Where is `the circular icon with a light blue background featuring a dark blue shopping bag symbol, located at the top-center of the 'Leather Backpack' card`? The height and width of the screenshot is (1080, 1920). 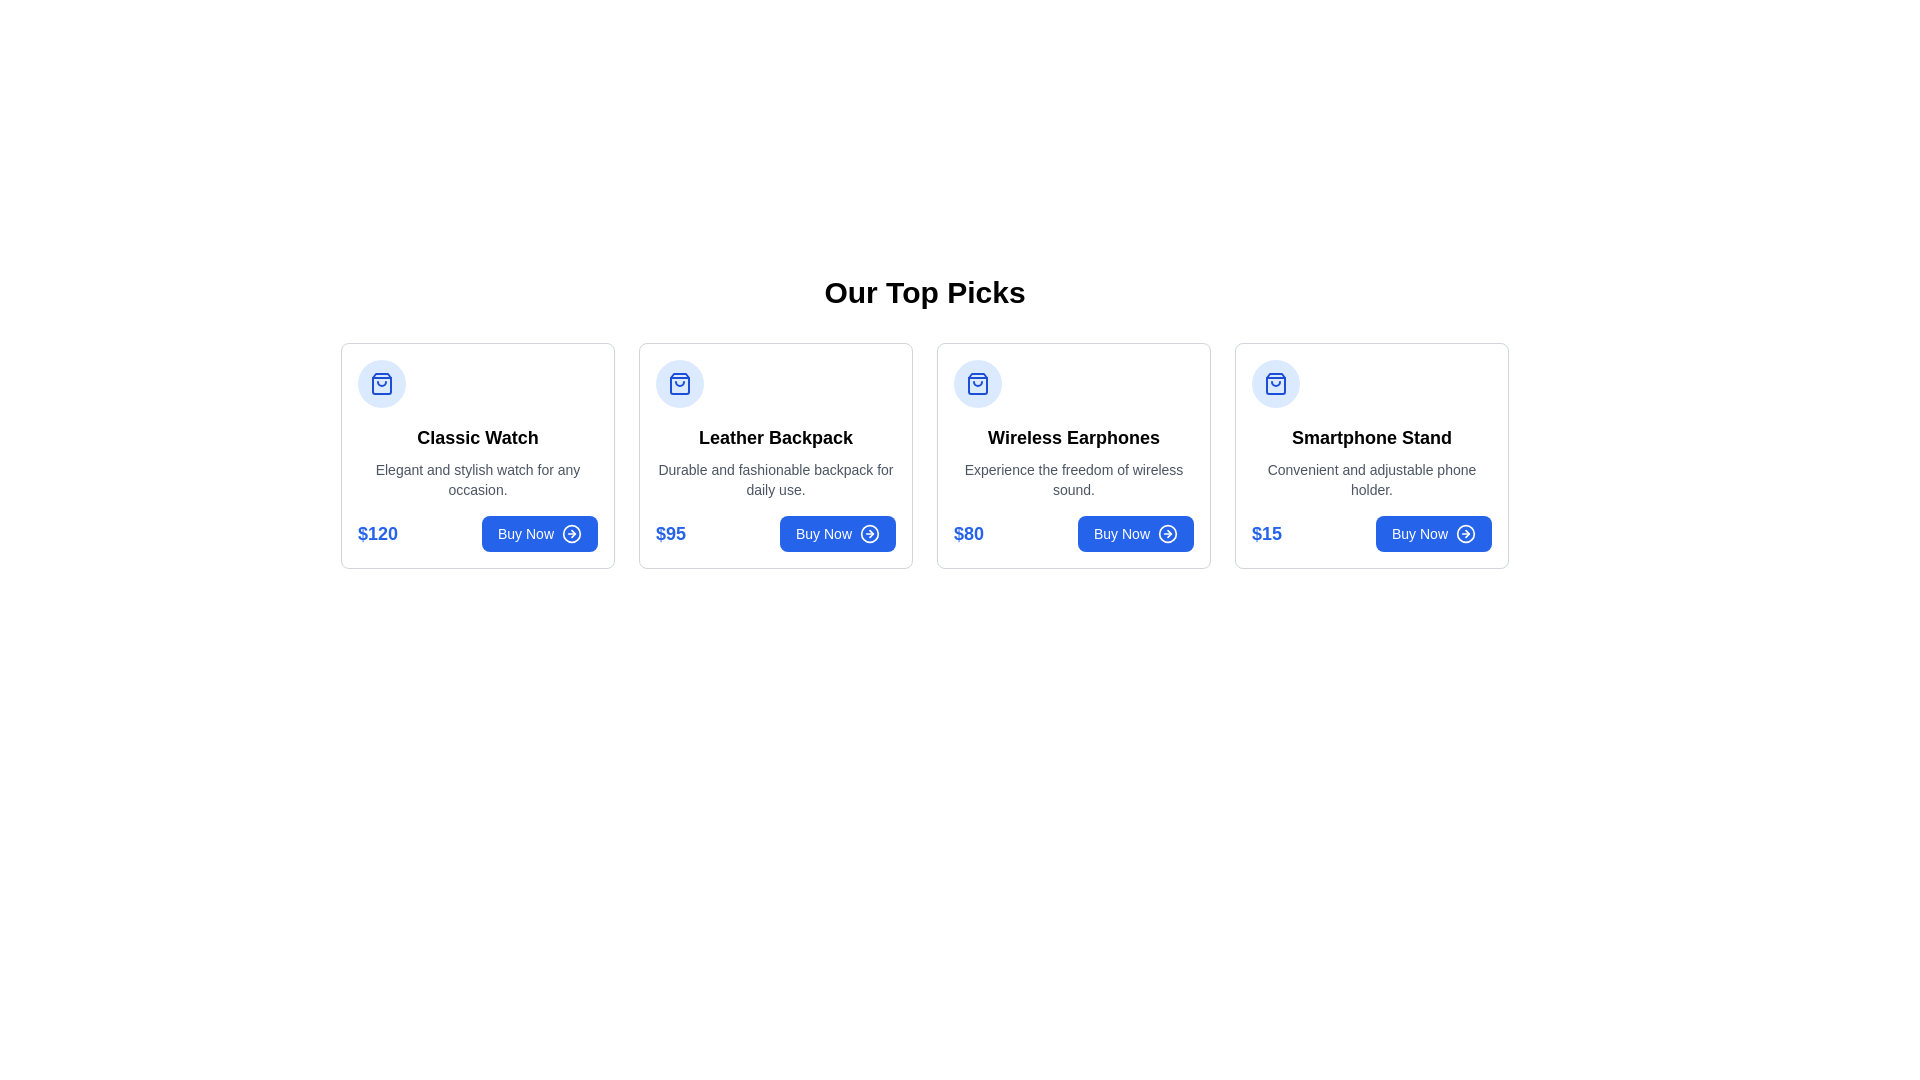 the circular icon with a light blue background featuring a dark blue shopping bag symbol, located at the top-center of the 'Leather Backpack' card is located at coordinates (680, 384).